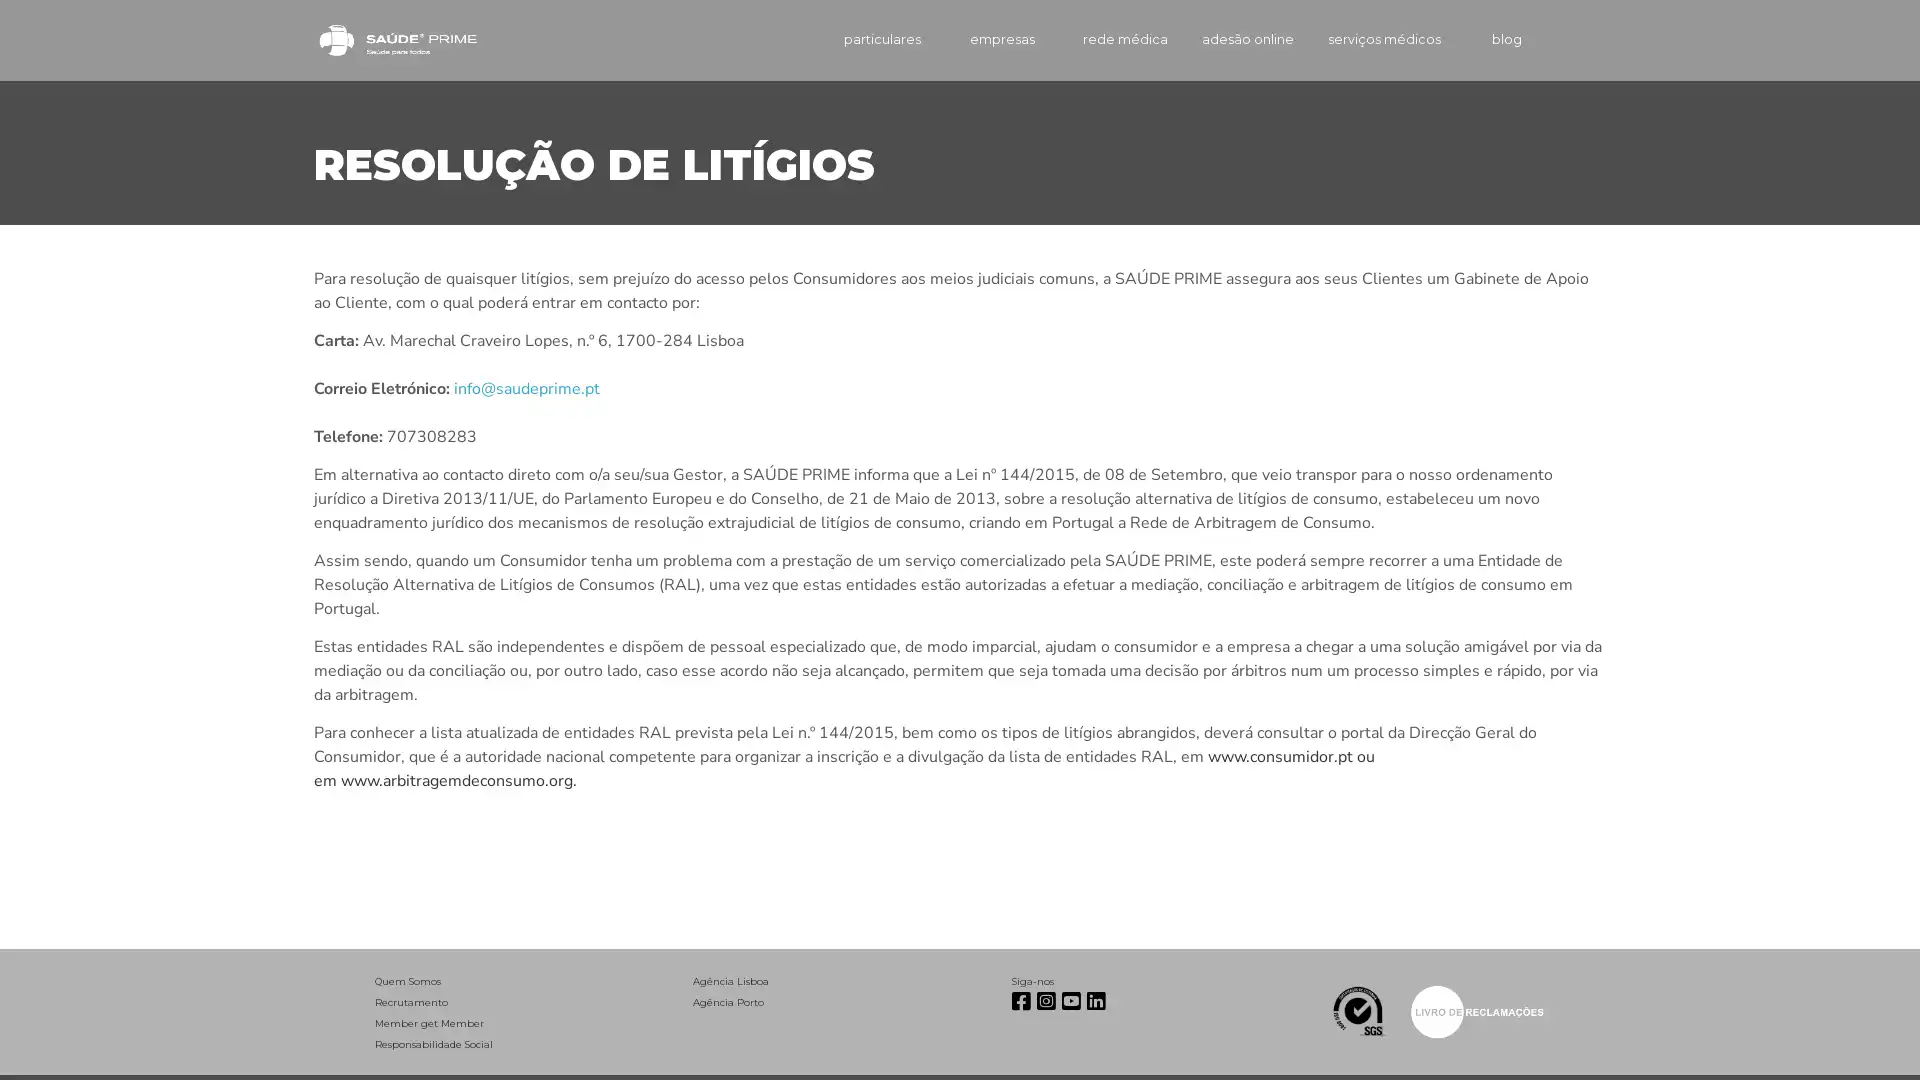 The height and width of the screenshot is (1080, 1920). What do you see at coordinates (1094, 39) in the screenshot?
I see `rede medica` at bounding box center [1094, 39].